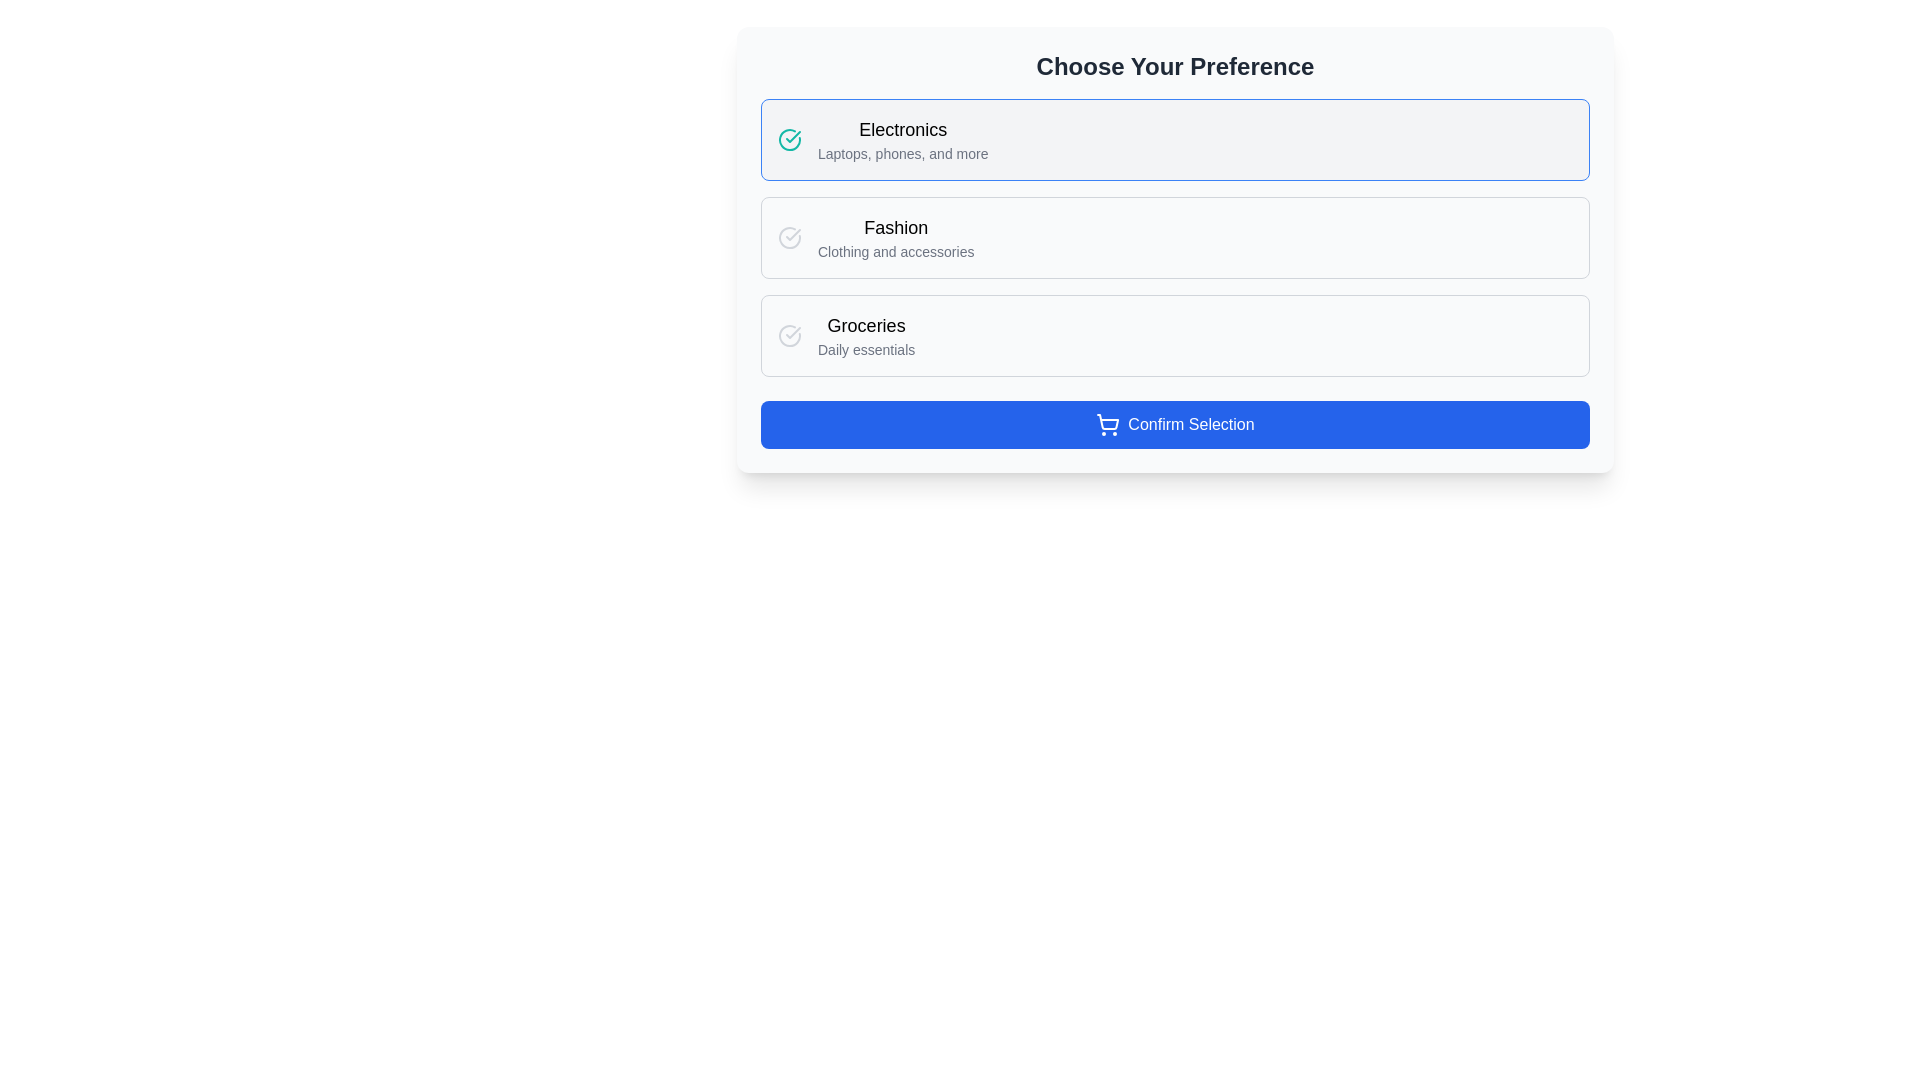  What do you see at coordinates (1175, 237) in the screenshot?
I see `the 'Fashion' option in the interactive list` at bounding box center [1175, 237].